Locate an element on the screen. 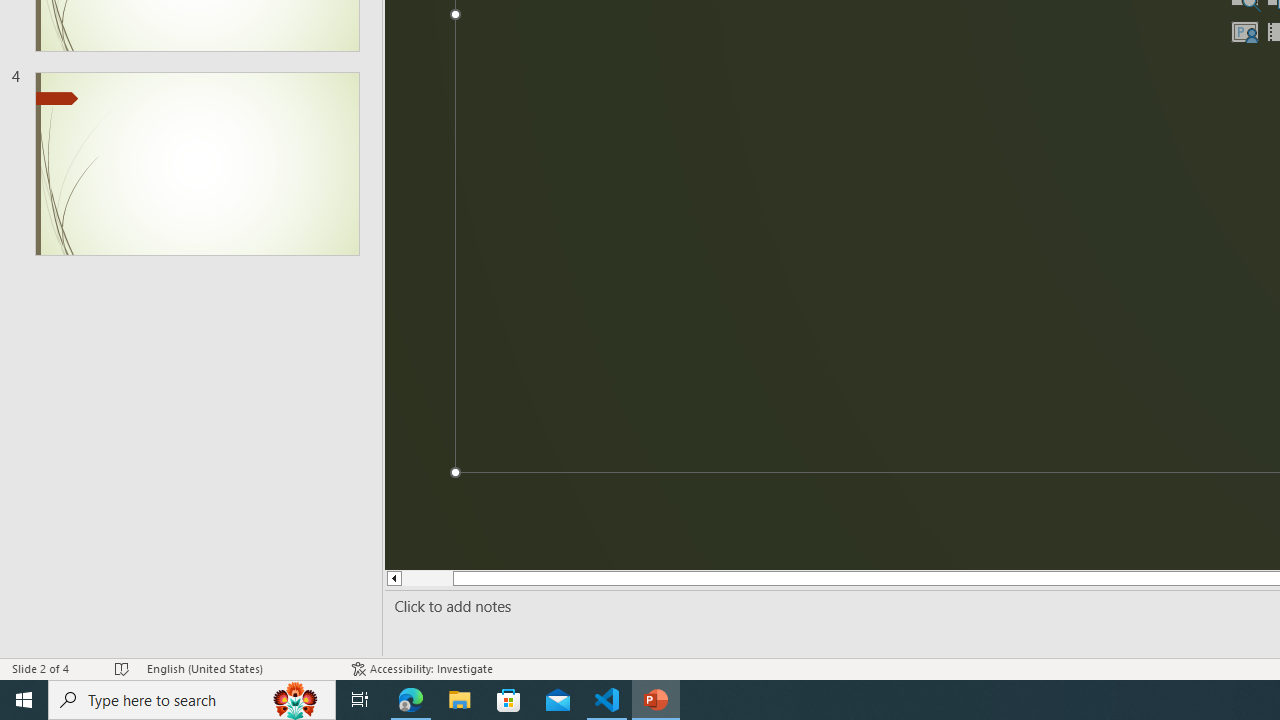 The width and height of the screenshot is (1280, 720). 'Insert Cameo' is located at coordinates (1243, 32).